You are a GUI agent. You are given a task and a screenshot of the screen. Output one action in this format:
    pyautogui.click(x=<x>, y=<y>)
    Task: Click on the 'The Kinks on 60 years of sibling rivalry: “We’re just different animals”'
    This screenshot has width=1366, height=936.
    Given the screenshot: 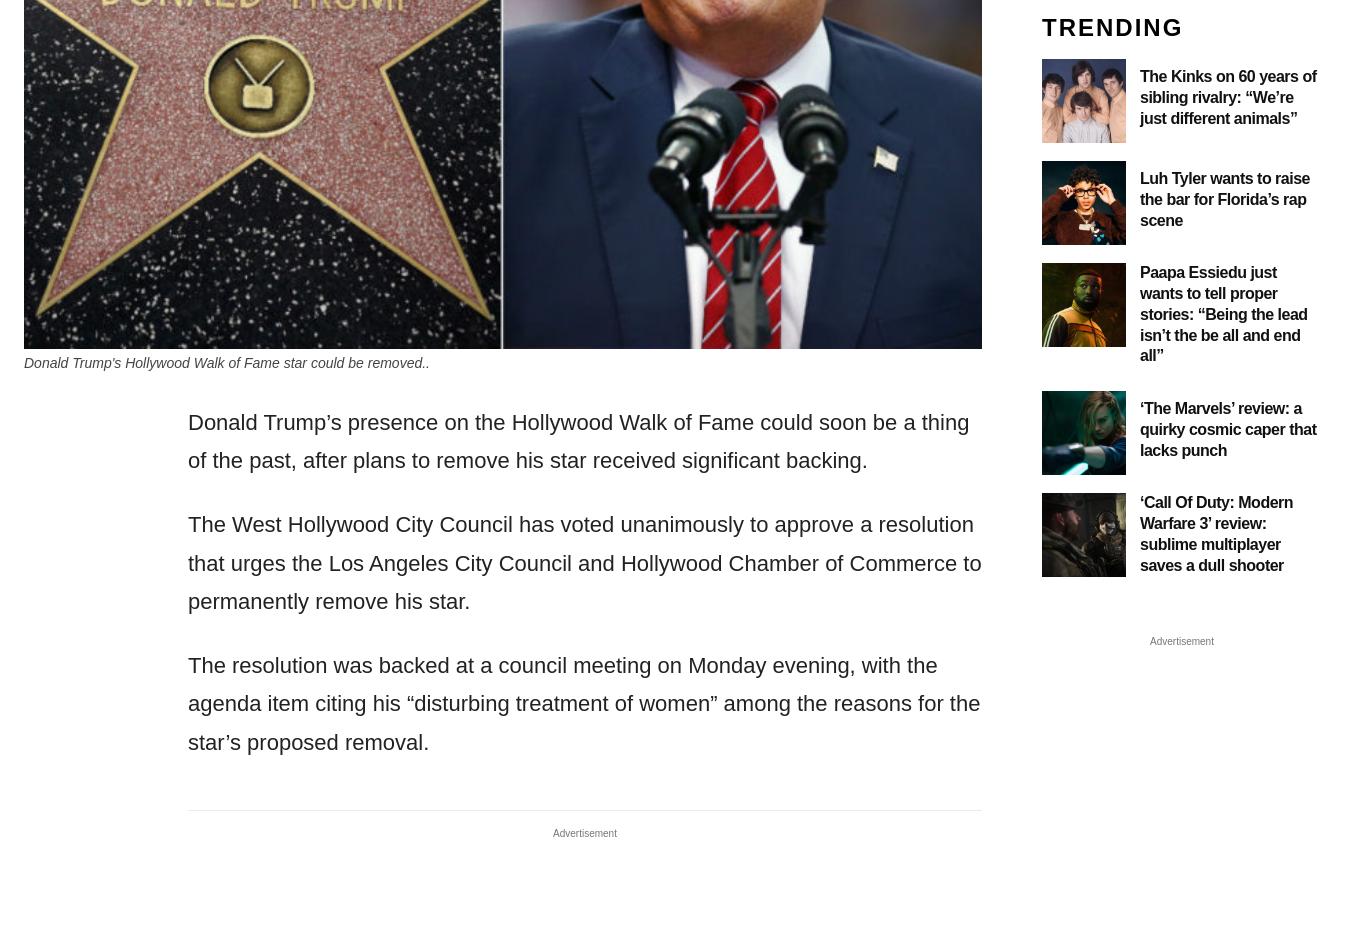 What is the action you would take?
    pyautogui.click(x=1228, y=95)
    